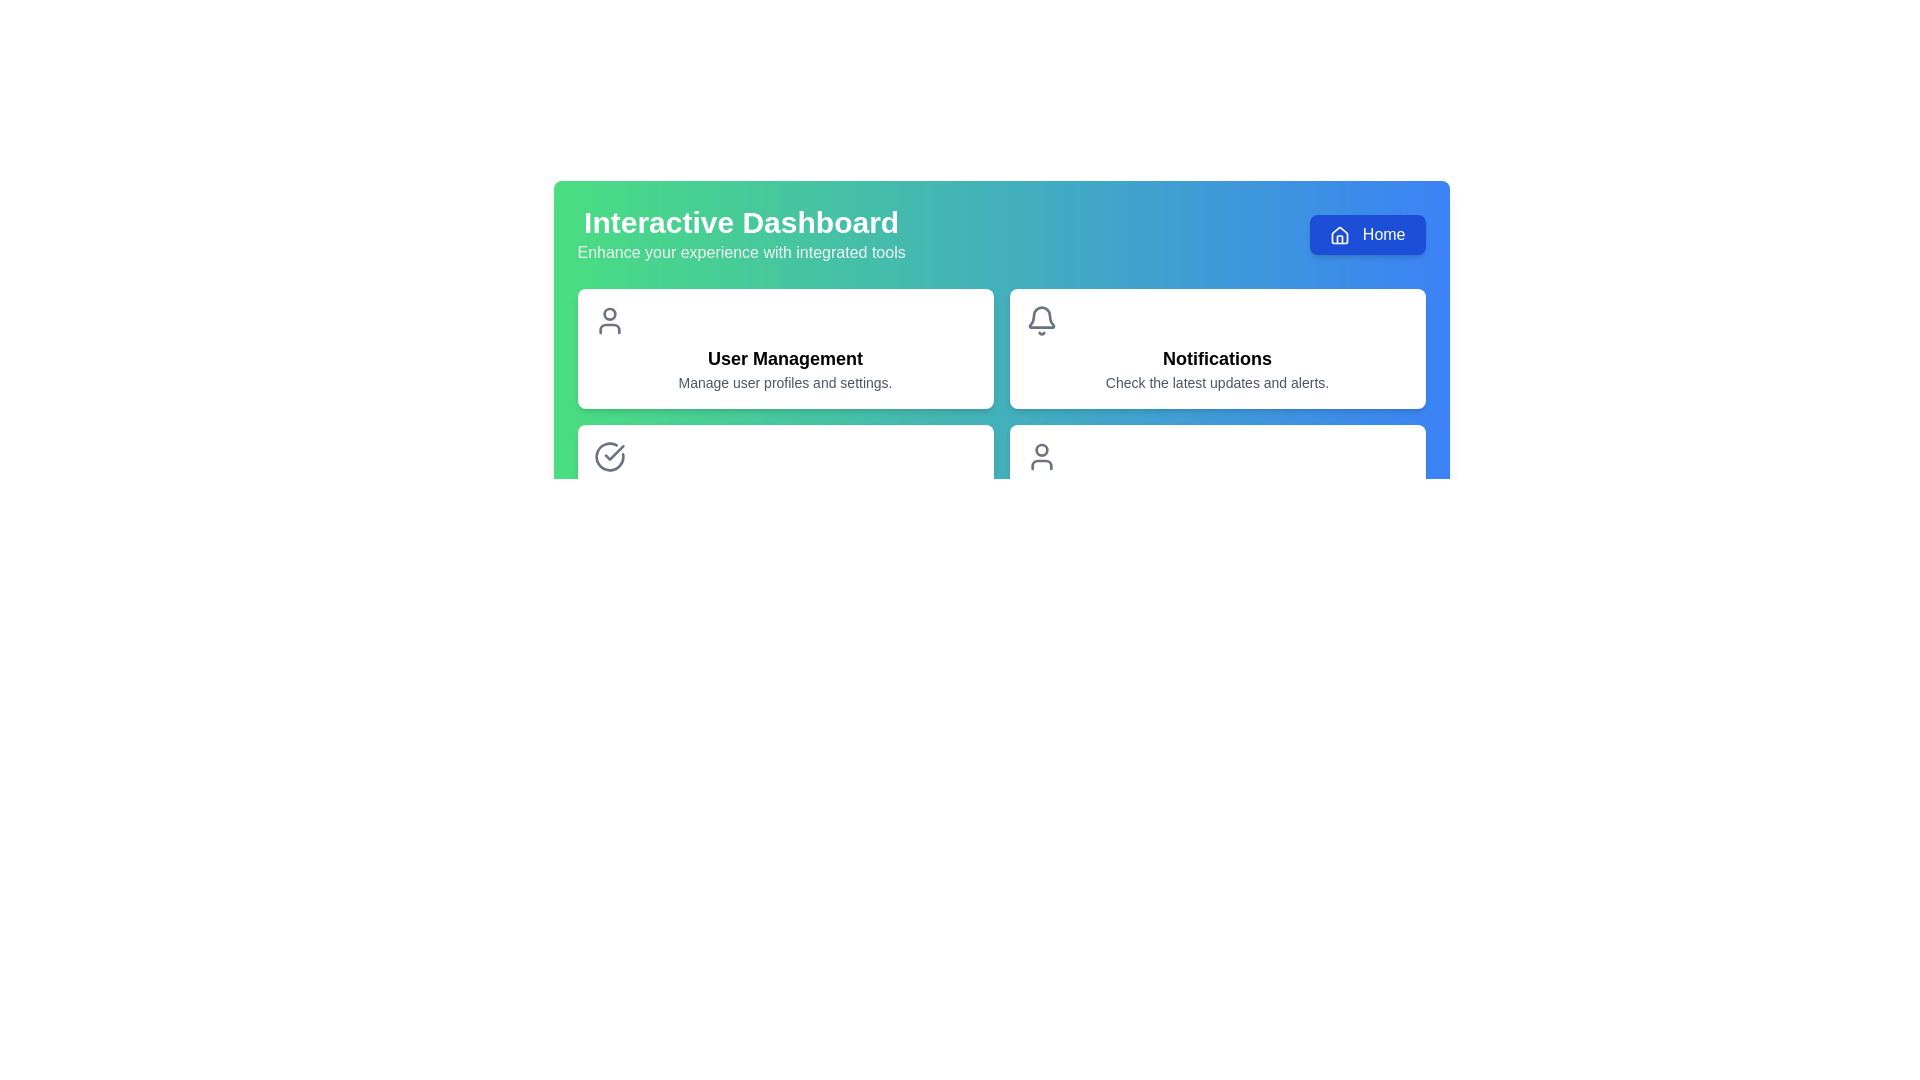 This screenshot has height=1080, width=1920. I want to click on the Informational card located in the top left corner of the 2x2 grid layout, so click(784, 347).